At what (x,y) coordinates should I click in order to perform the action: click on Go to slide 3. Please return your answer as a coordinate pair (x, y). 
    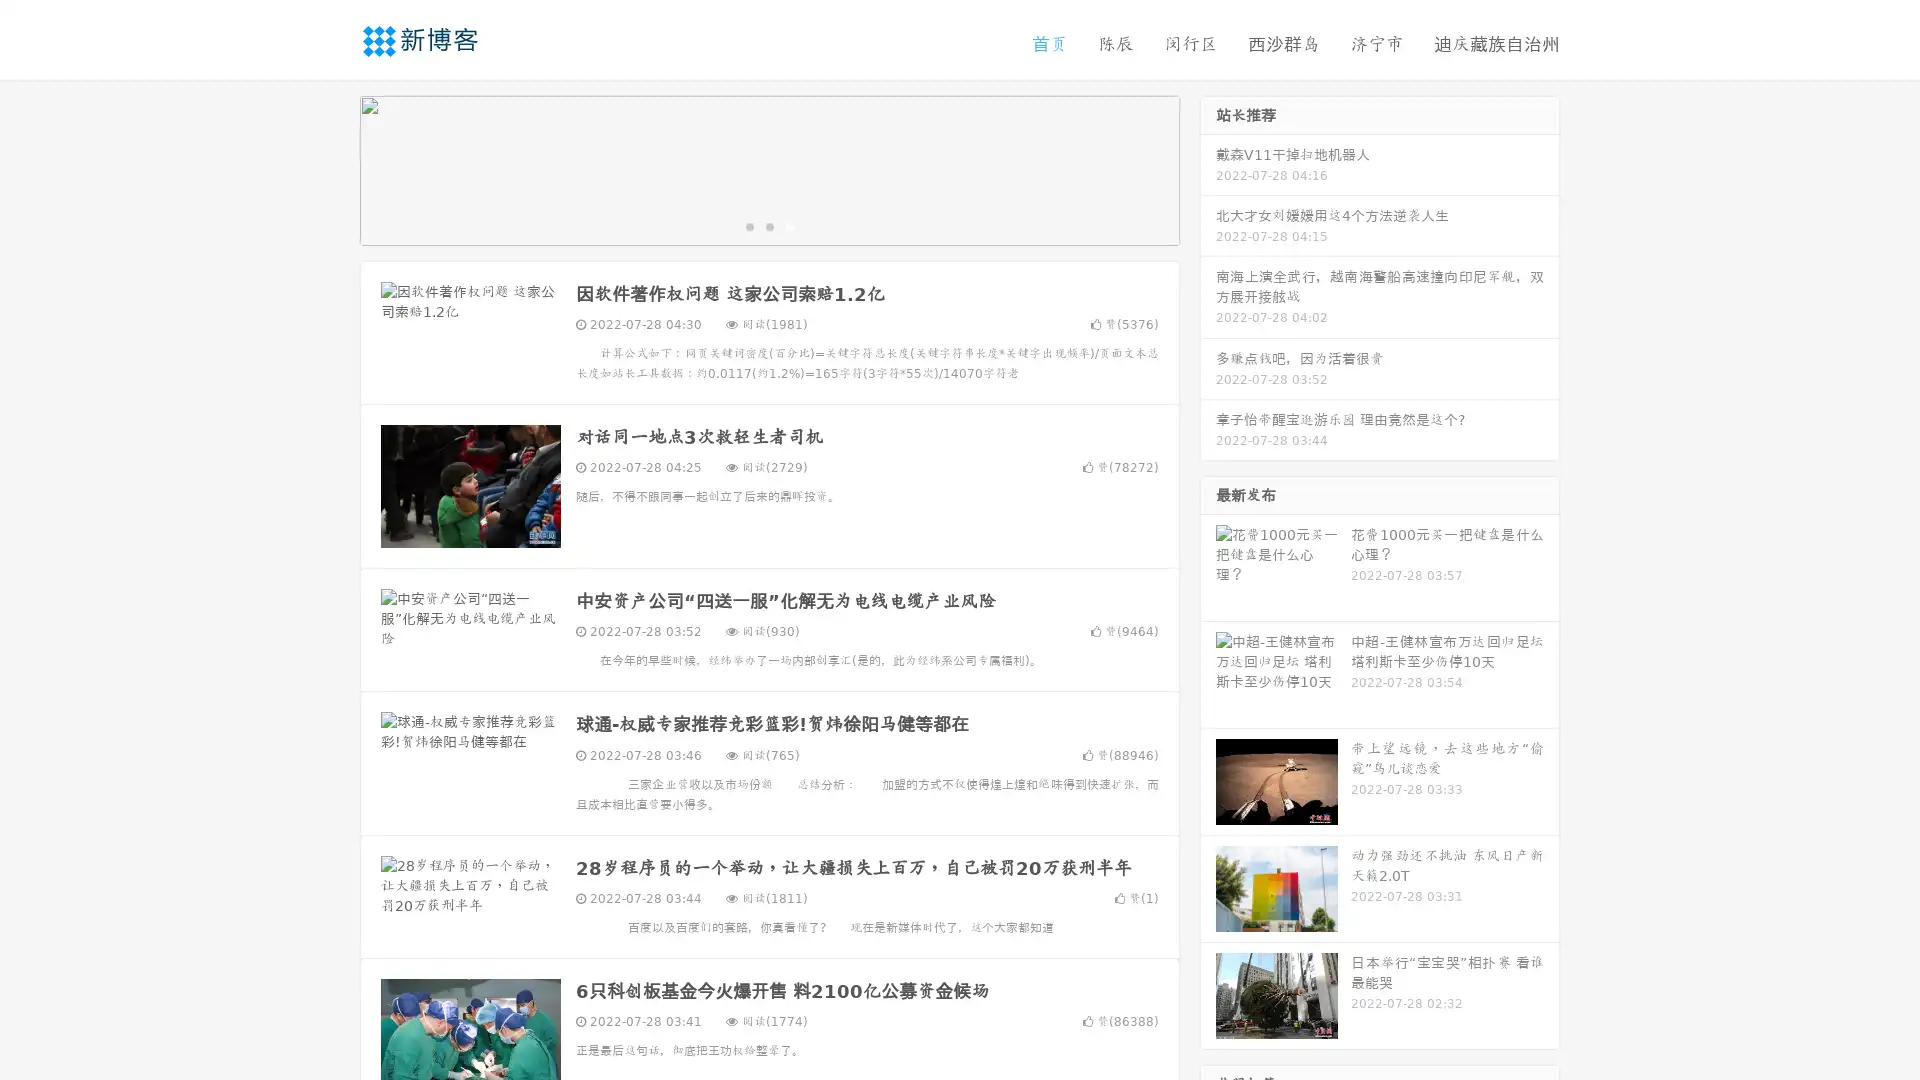
    Looking at the image, I should click on (789, 225).